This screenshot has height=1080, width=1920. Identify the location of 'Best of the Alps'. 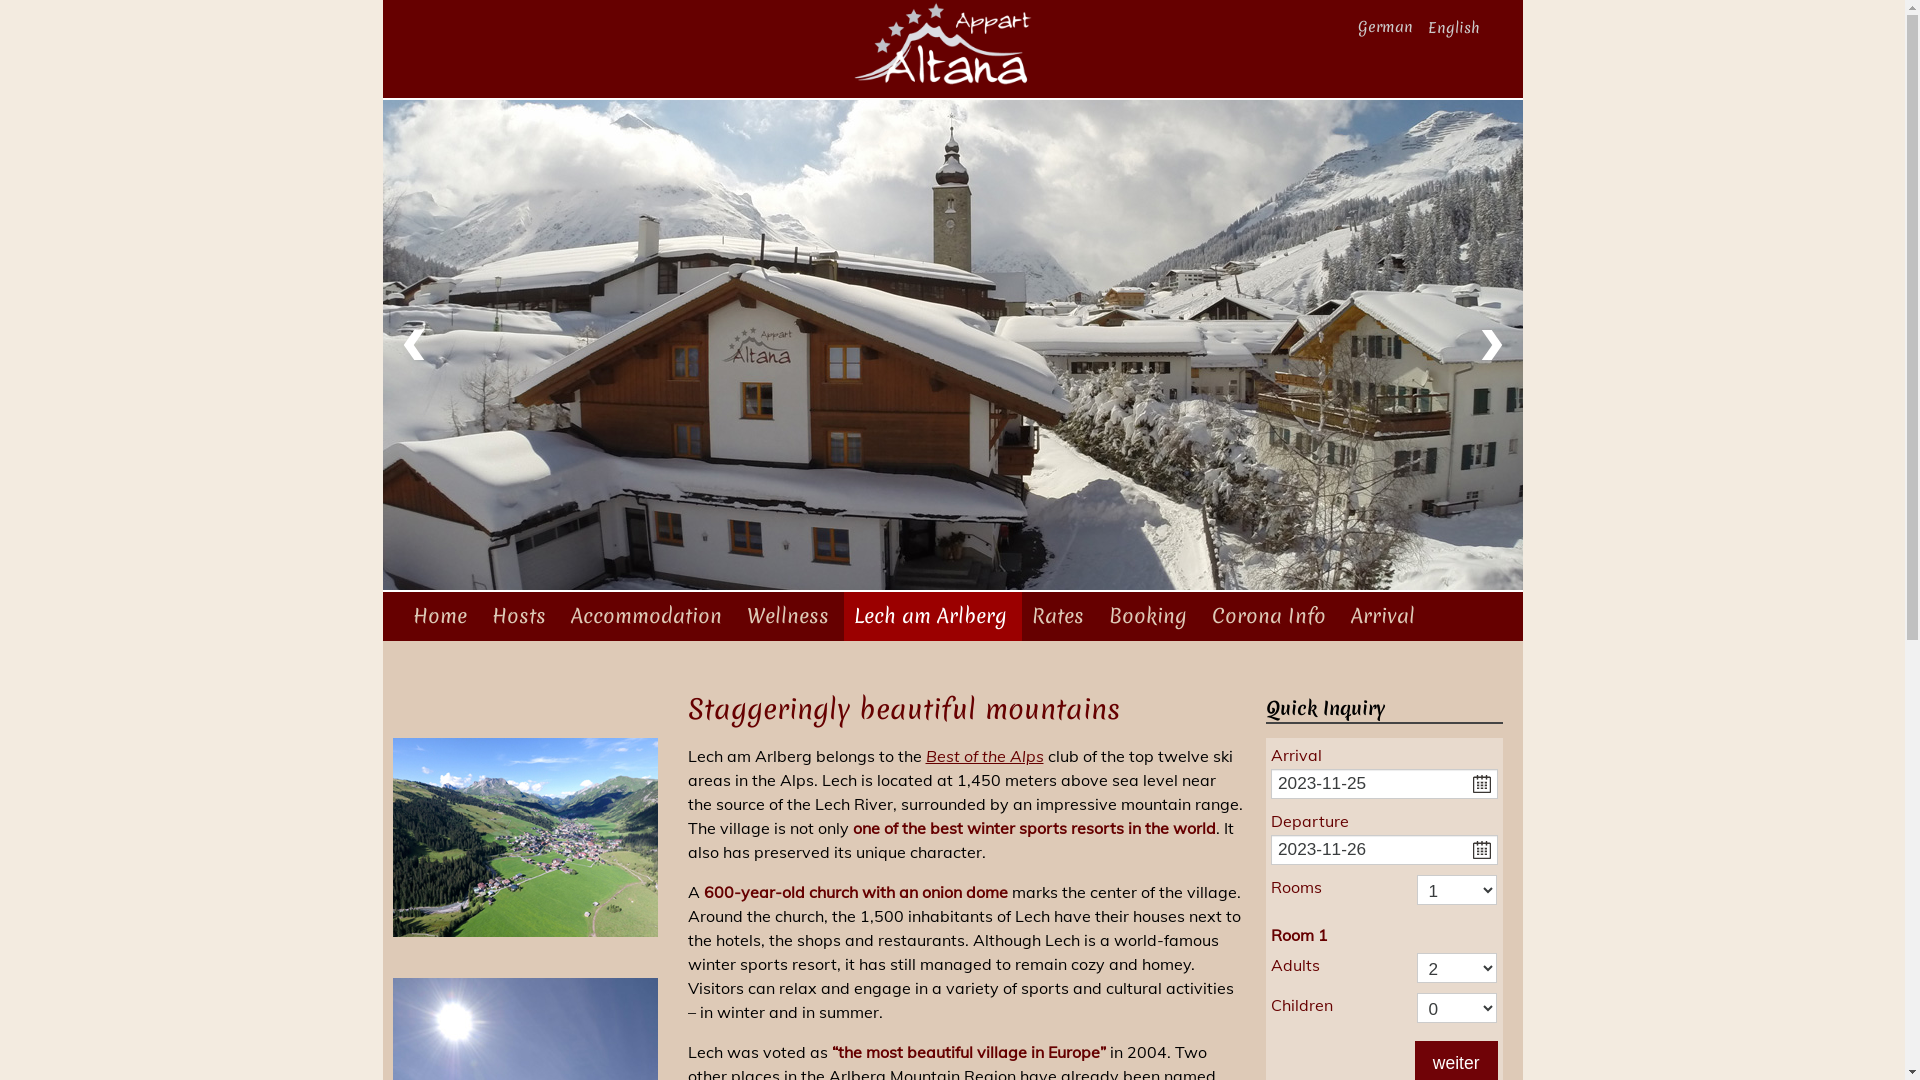
(984, 756).